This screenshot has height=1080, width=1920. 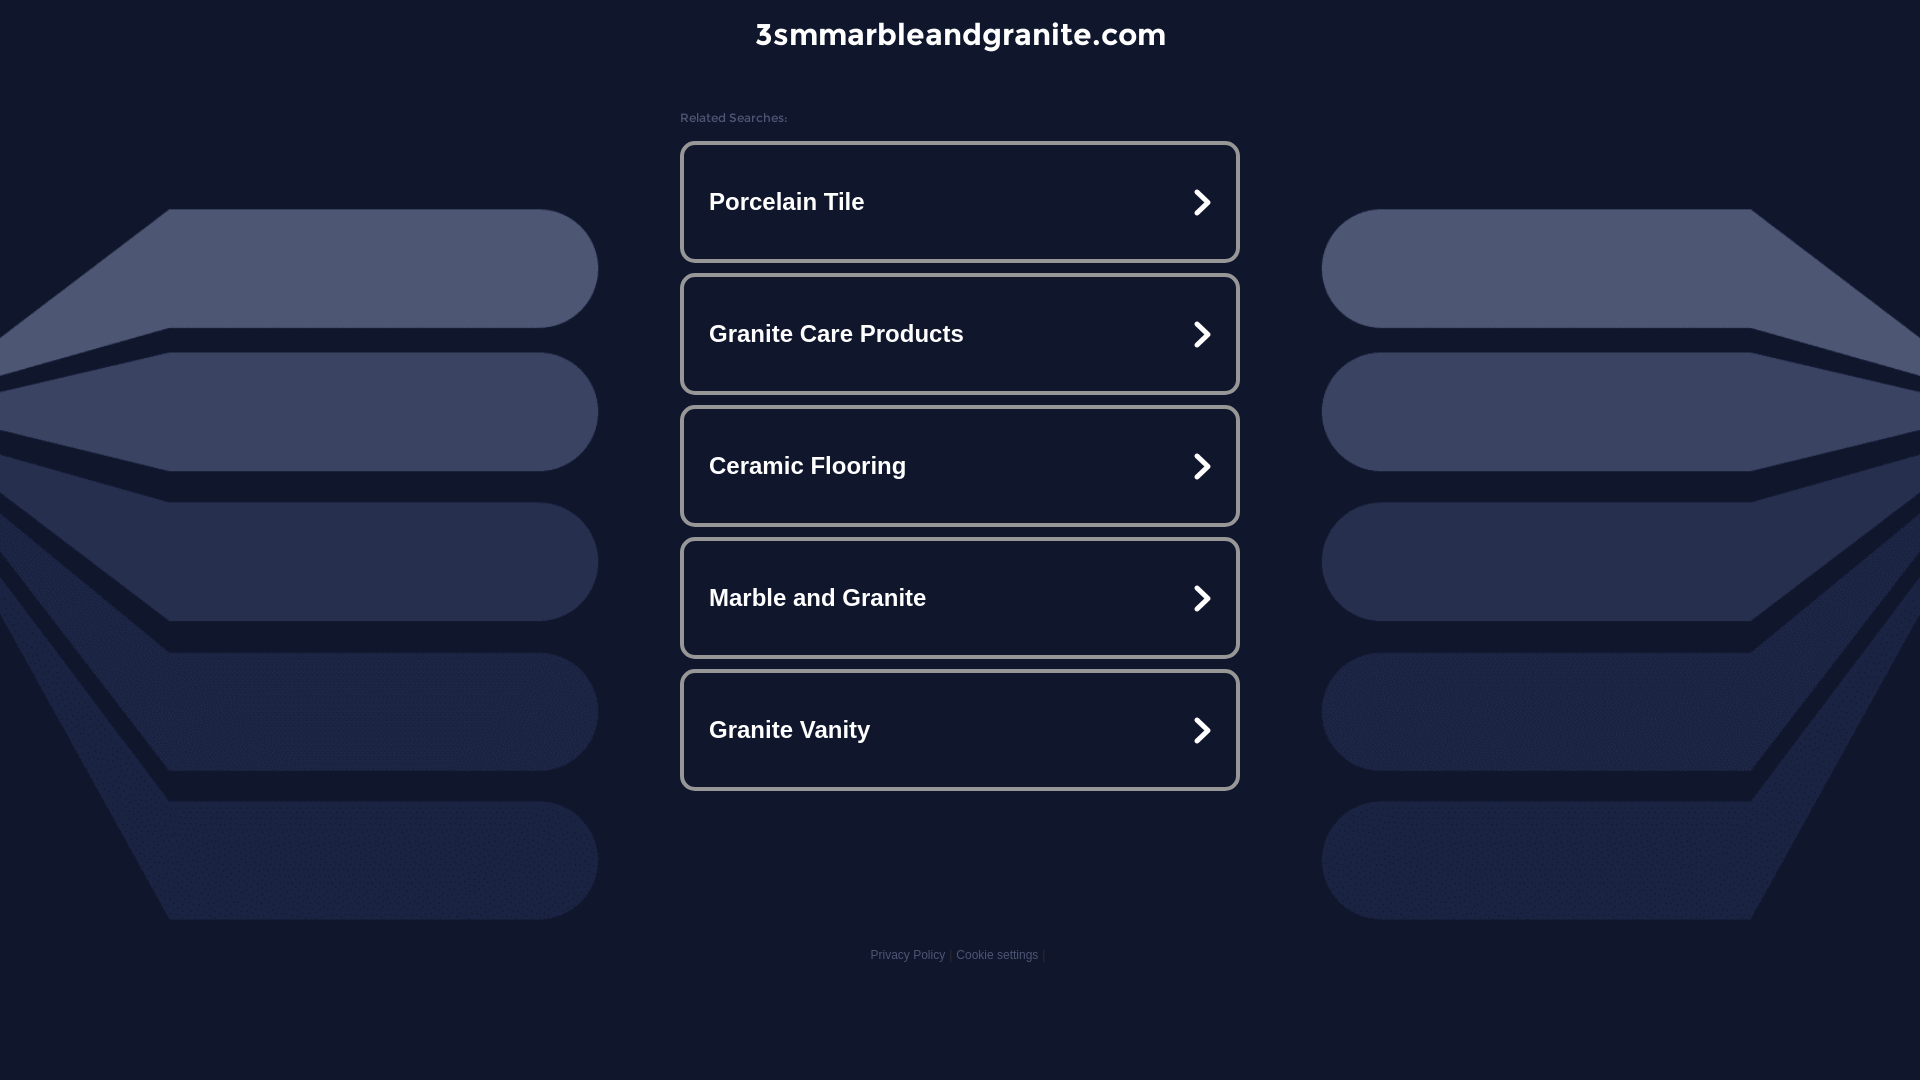 I want to click on 'Granite Care Products', so click(x=960, y=333).